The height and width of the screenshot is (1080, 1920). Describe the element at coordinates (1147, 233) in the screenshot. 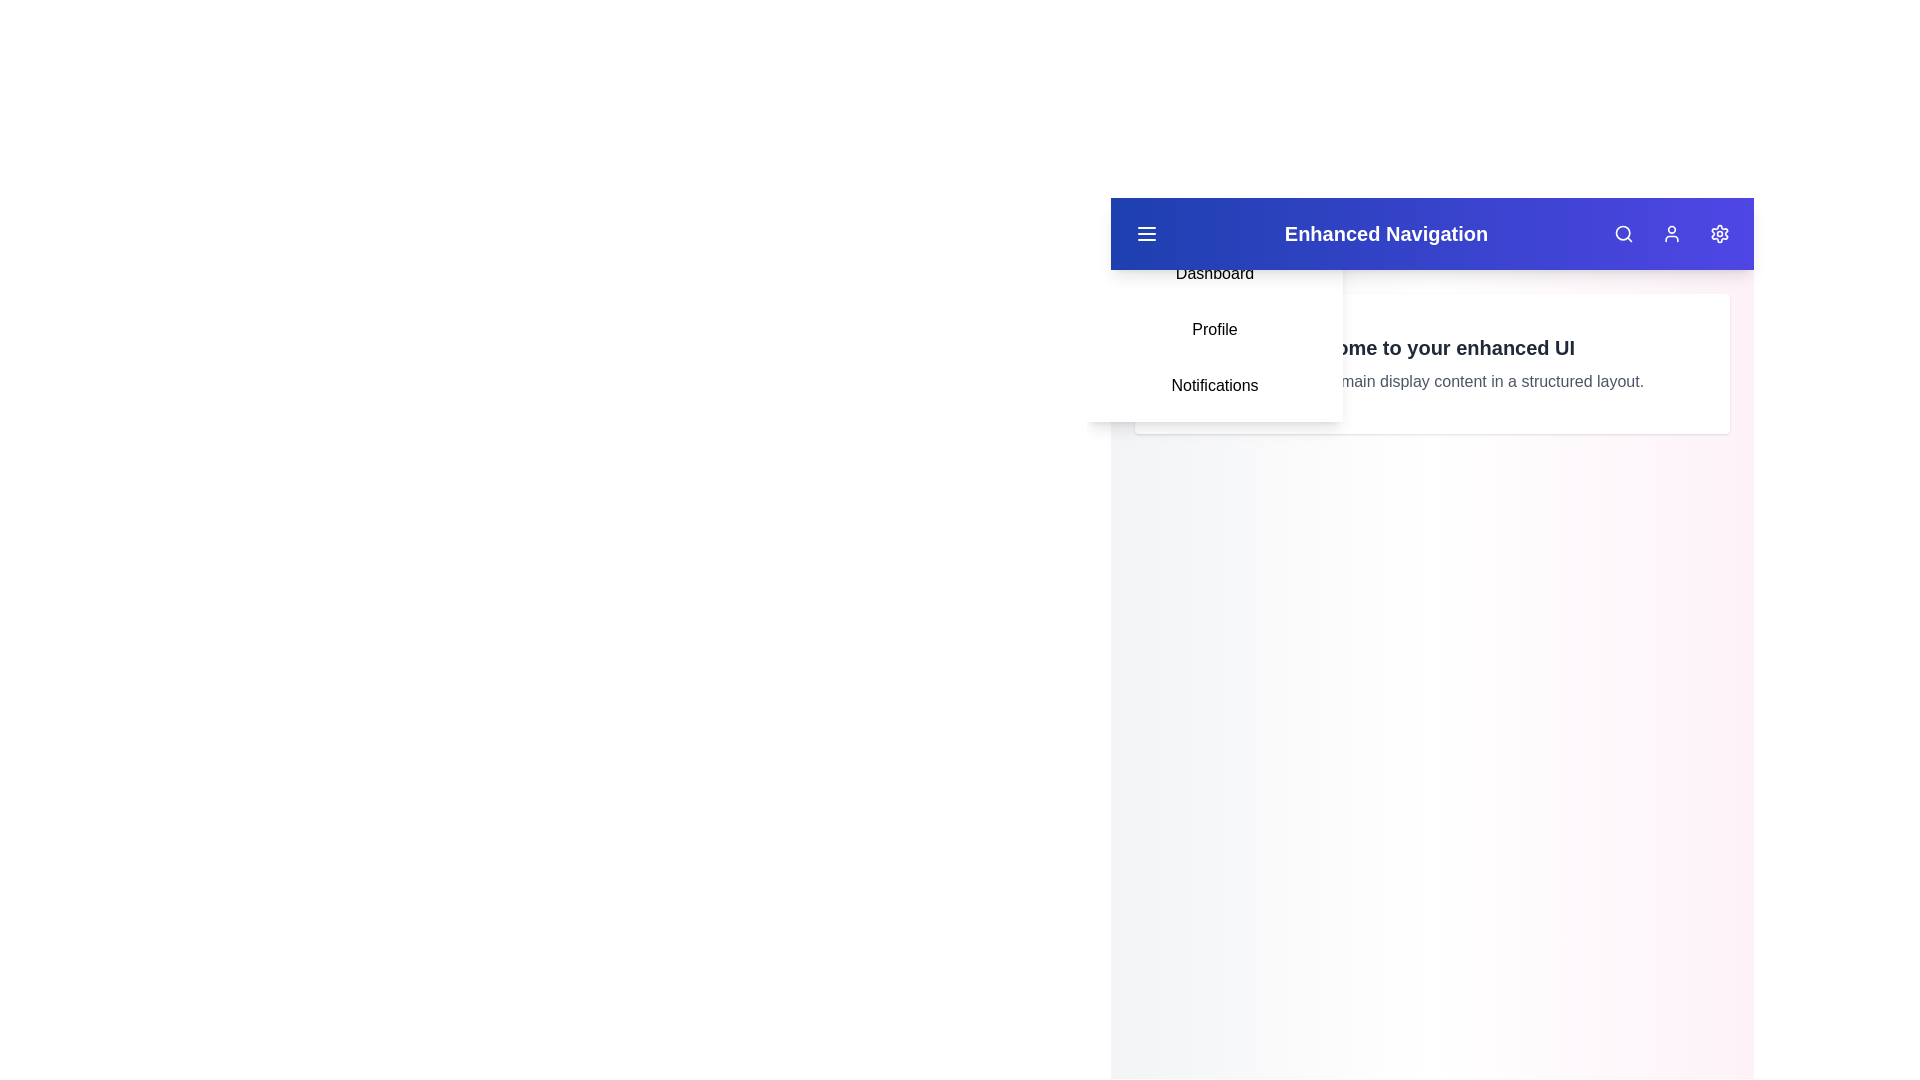

I see `the menu toggle button to toggle the visibility of the menu` at that location.